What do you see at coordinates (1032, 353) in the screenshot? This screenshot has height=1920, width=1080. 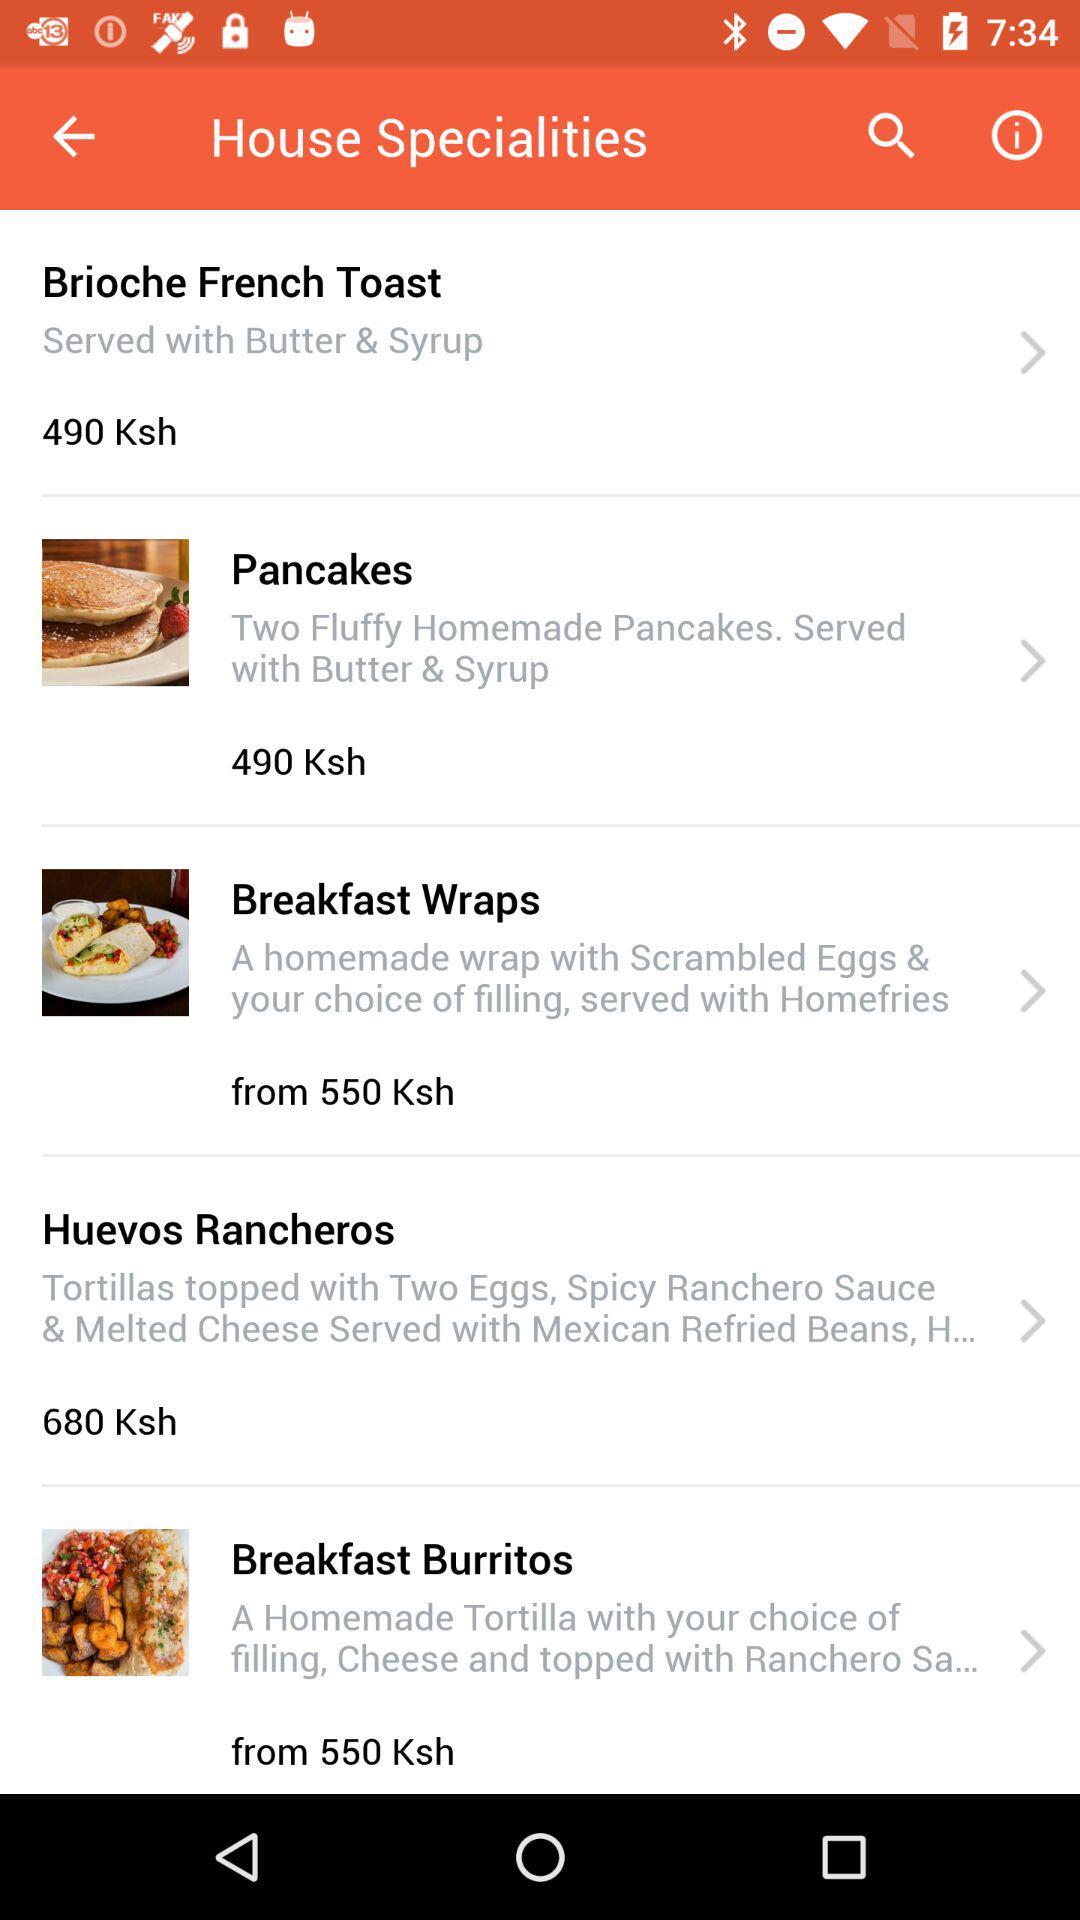 I see `the item next to the served with butter icon` at bounding box center [1032, 353].